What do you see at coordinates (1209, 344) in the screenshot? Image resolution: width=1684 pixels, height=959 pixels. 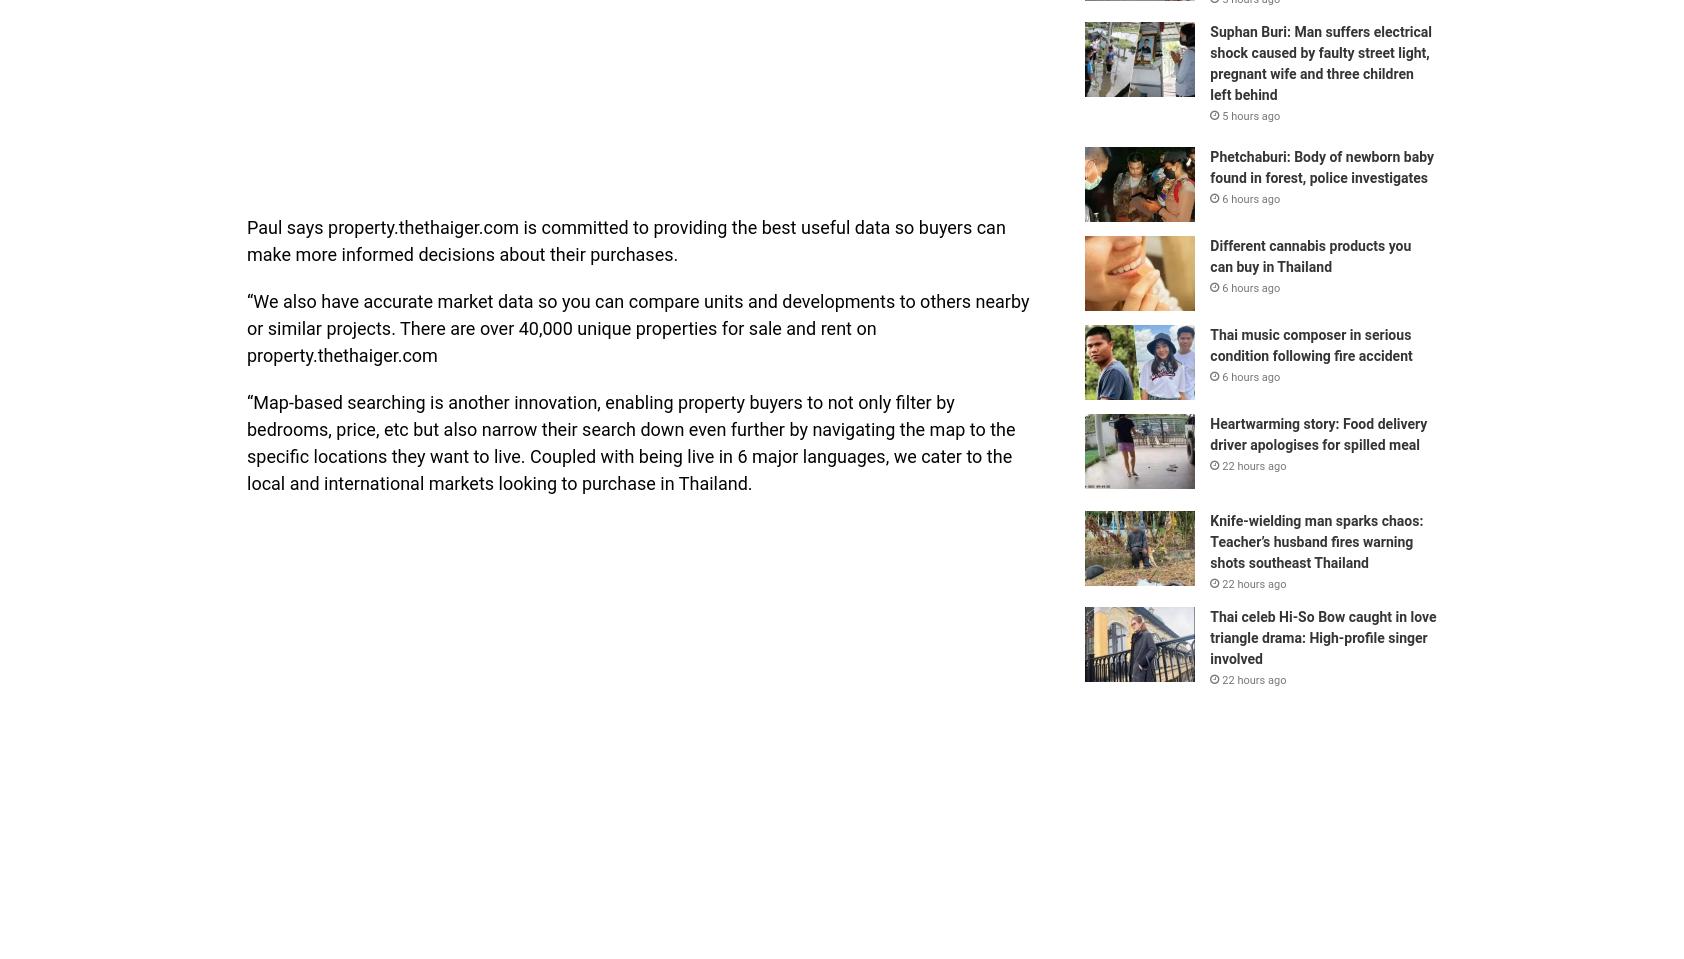 I see `'Thai music composer in serious condition following fire accident'` at bounding box center [1209, 344].